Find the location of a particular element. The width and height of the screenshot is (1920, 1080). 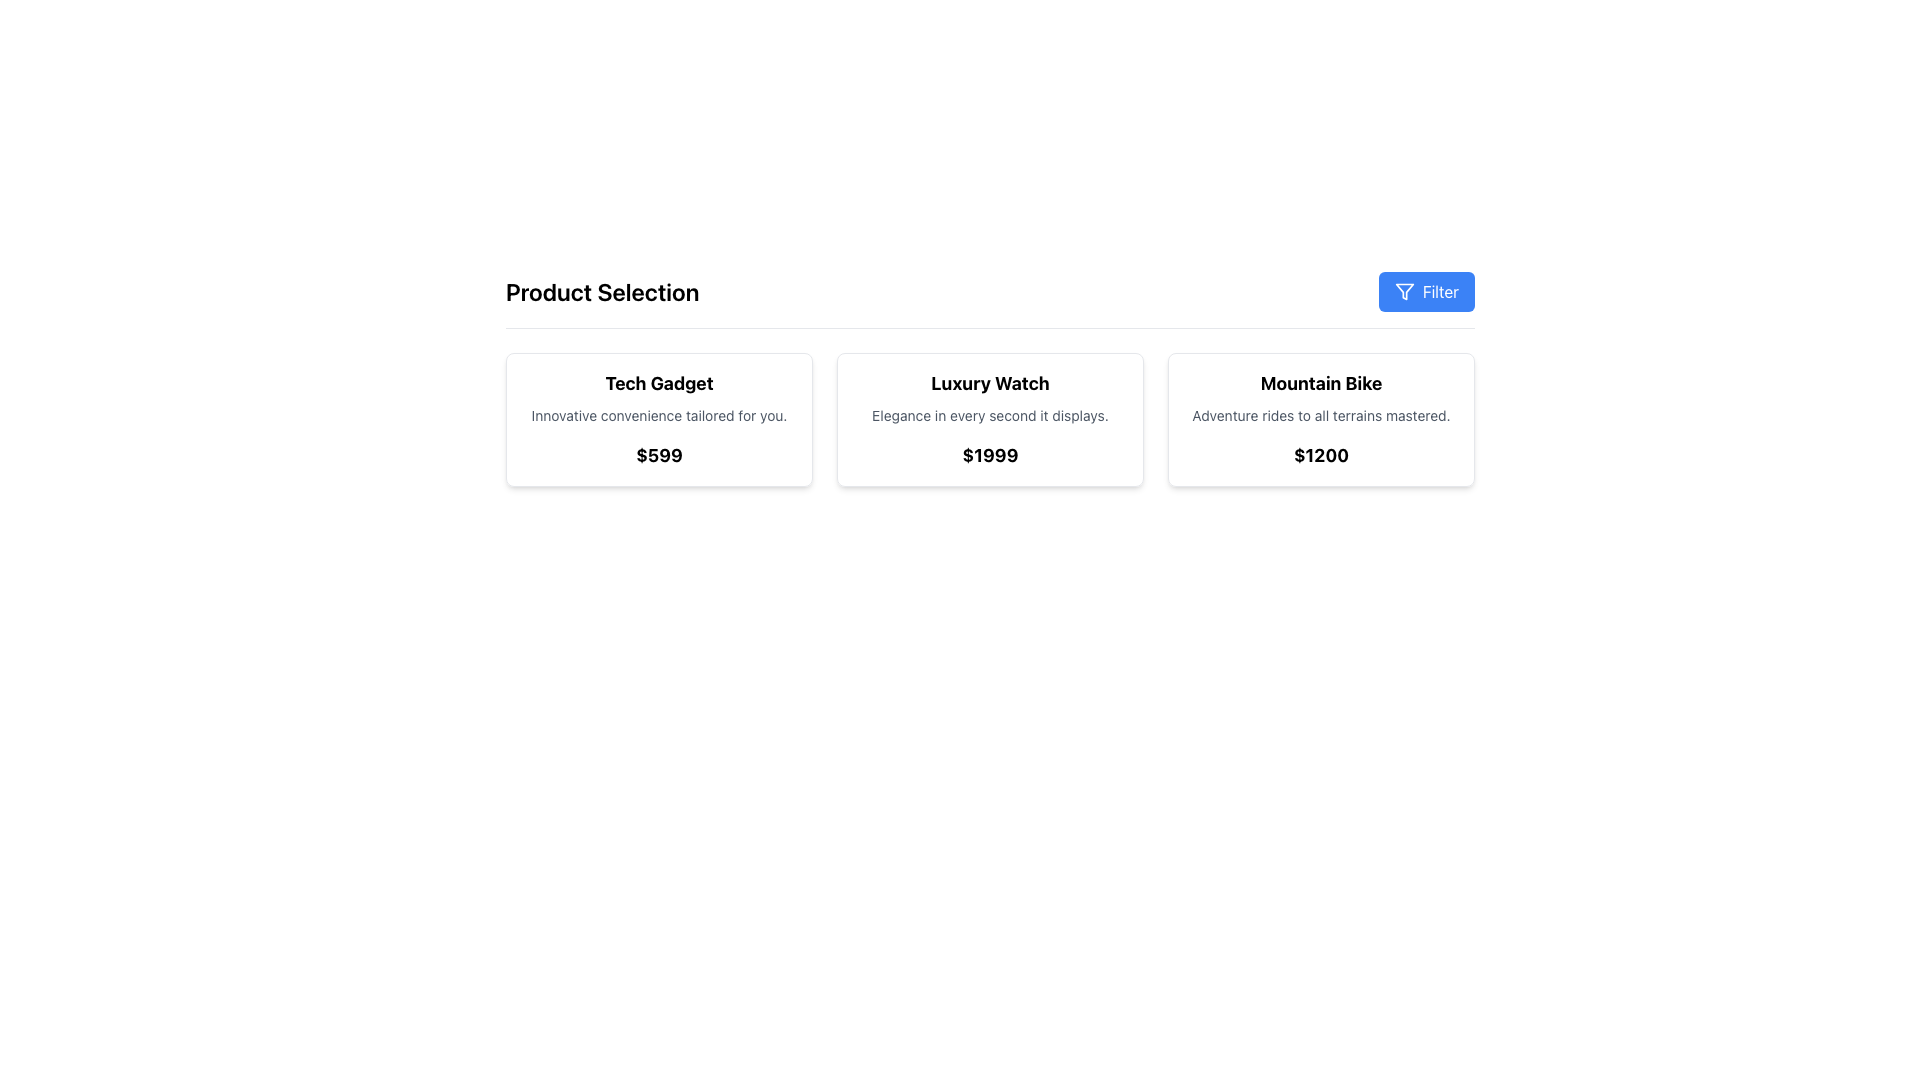

the filter icon resembling a funnel, which is located inside a blue button labeled 'Filter' at the top right of the layout is located at coordinates (1403, 292).